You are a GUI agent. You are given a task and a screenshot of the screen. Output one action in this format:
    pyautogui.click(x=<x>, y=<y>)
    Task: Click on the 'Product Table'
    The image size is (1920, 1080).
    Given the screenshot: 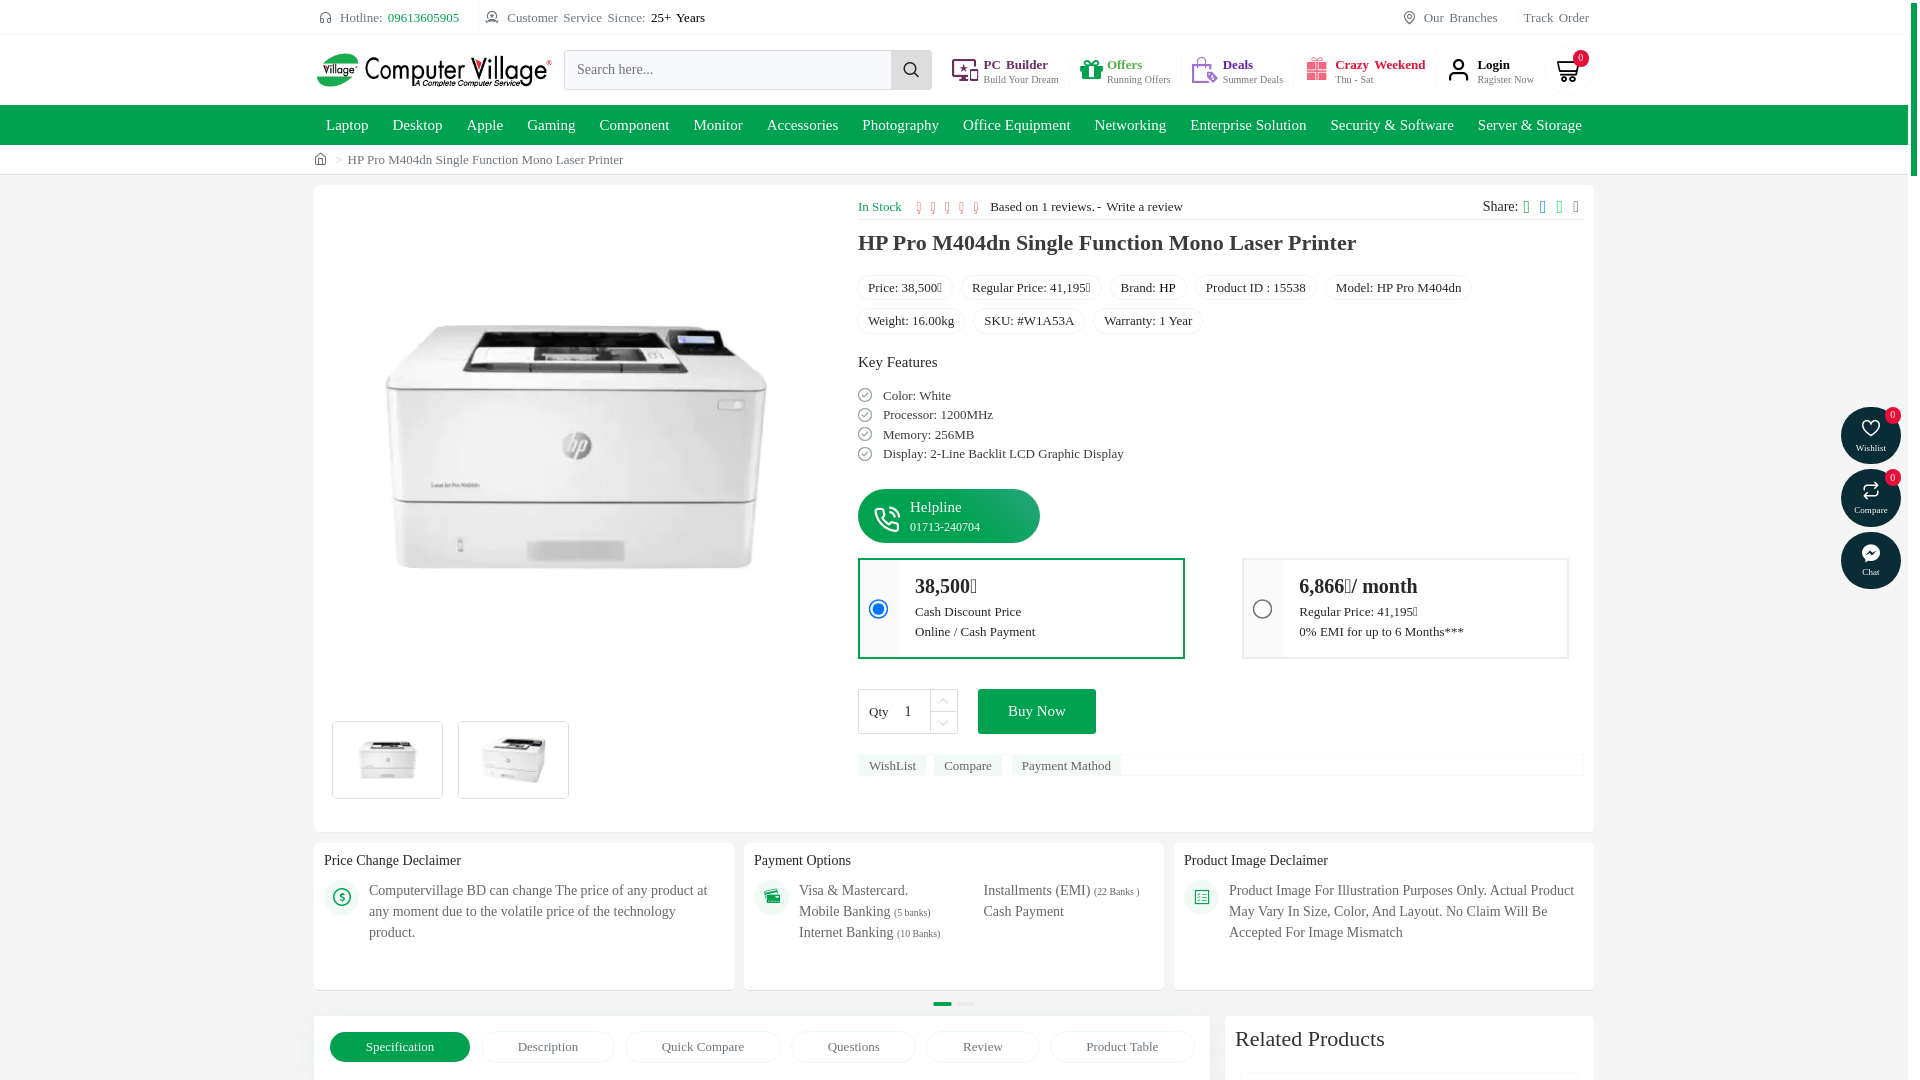 What is the action you would take?
    pyautogui.click(x=1123, y=1045)
    